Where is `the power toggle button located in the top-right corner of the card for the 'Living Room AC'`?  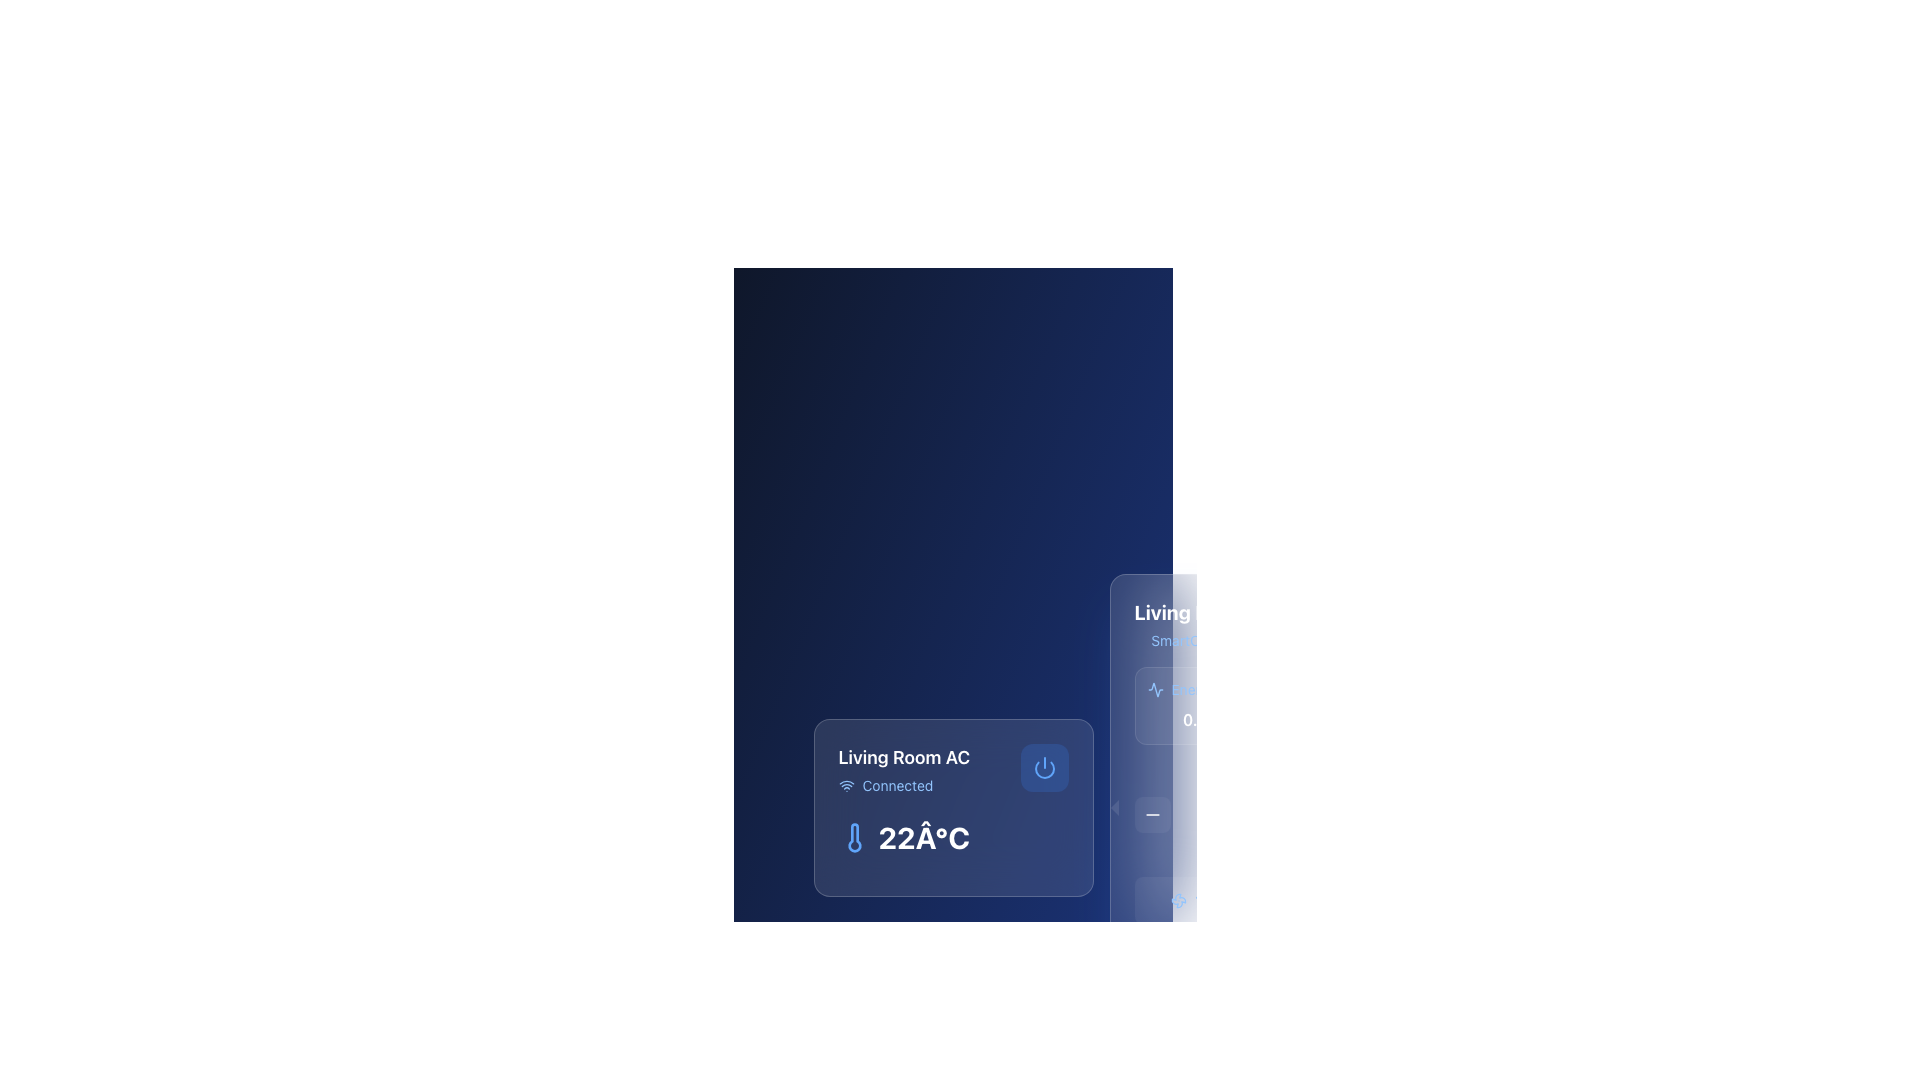 the power toggle button located in the top-right corner of the card for the 'Living Room AC' is located at coordinates (1043, 766).